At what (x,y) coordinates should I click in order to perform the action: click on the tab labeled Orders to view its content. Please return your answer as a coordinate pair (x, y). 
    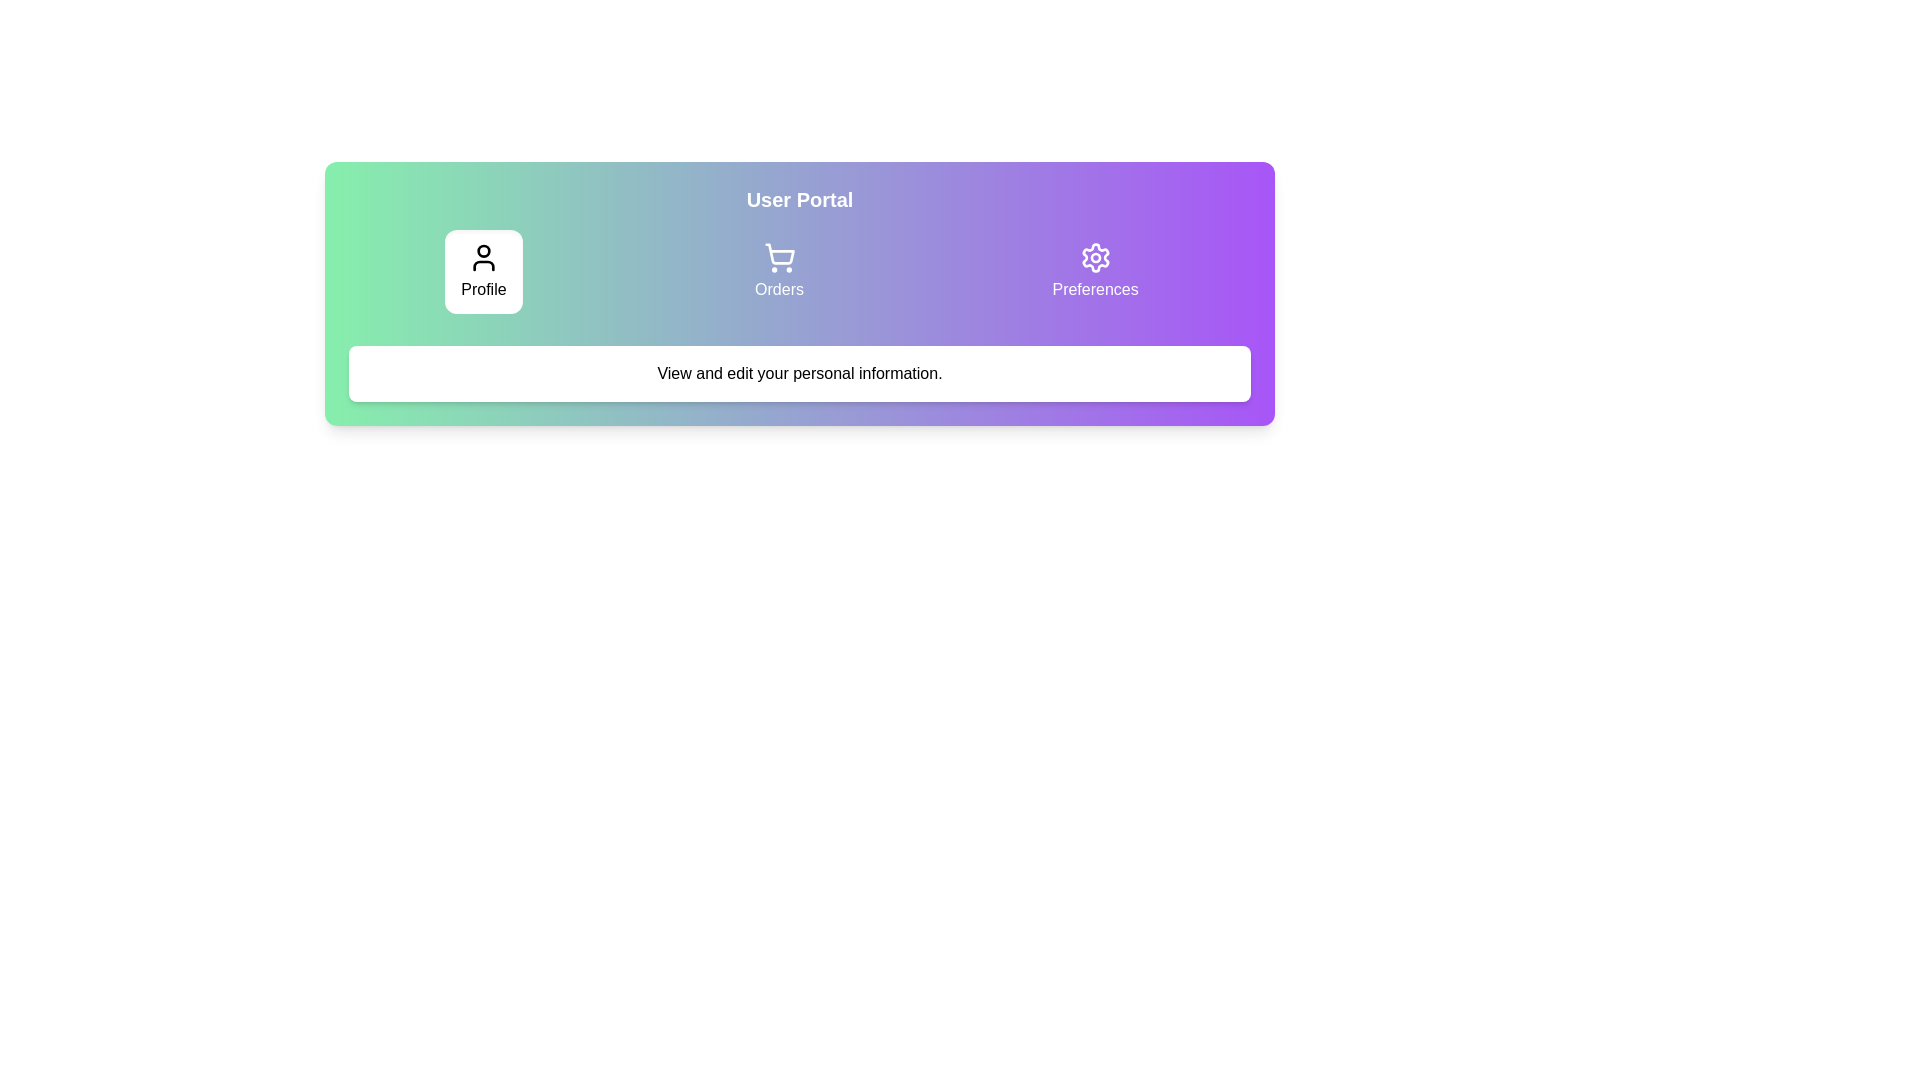
    Looking at the image, I should click on (778, 272).